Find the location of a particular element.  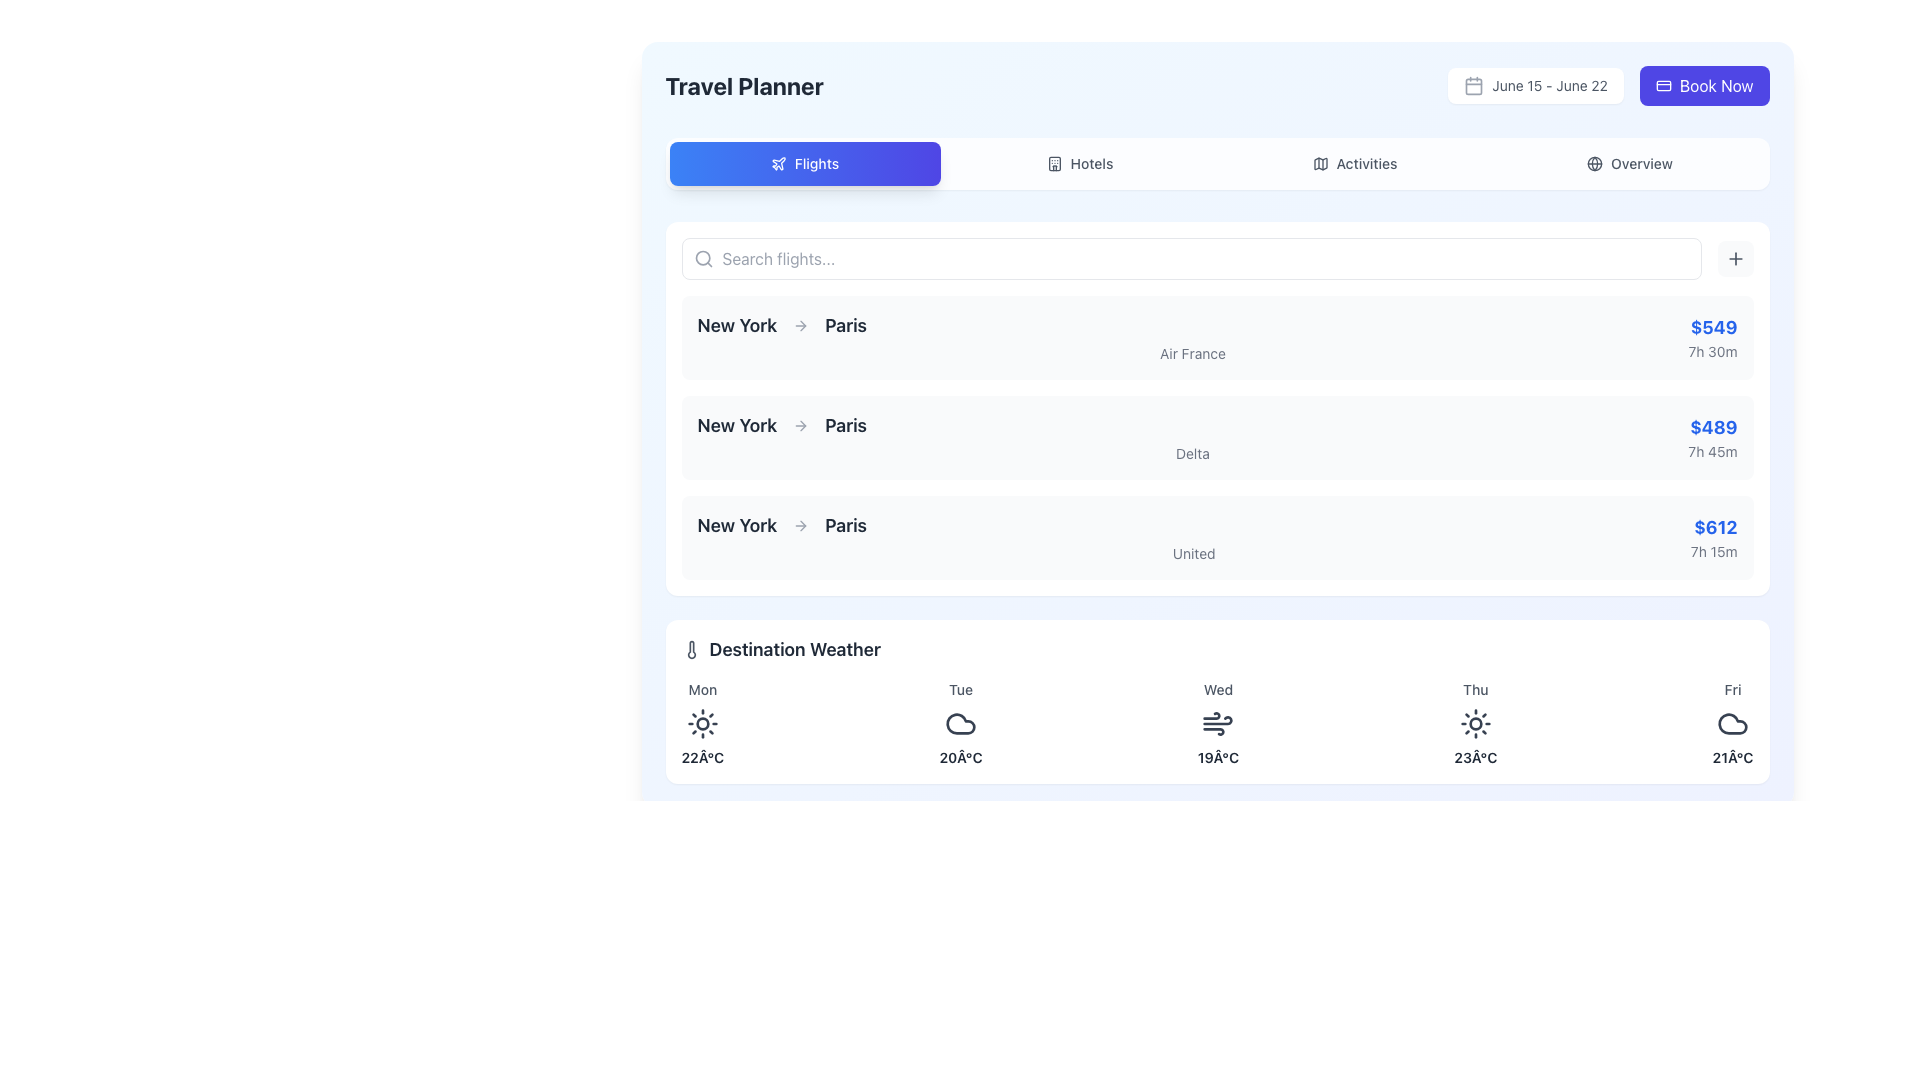

into the search bar located horizontally centered near the top of the interface to type a query is located at coordinates (1216, 257).